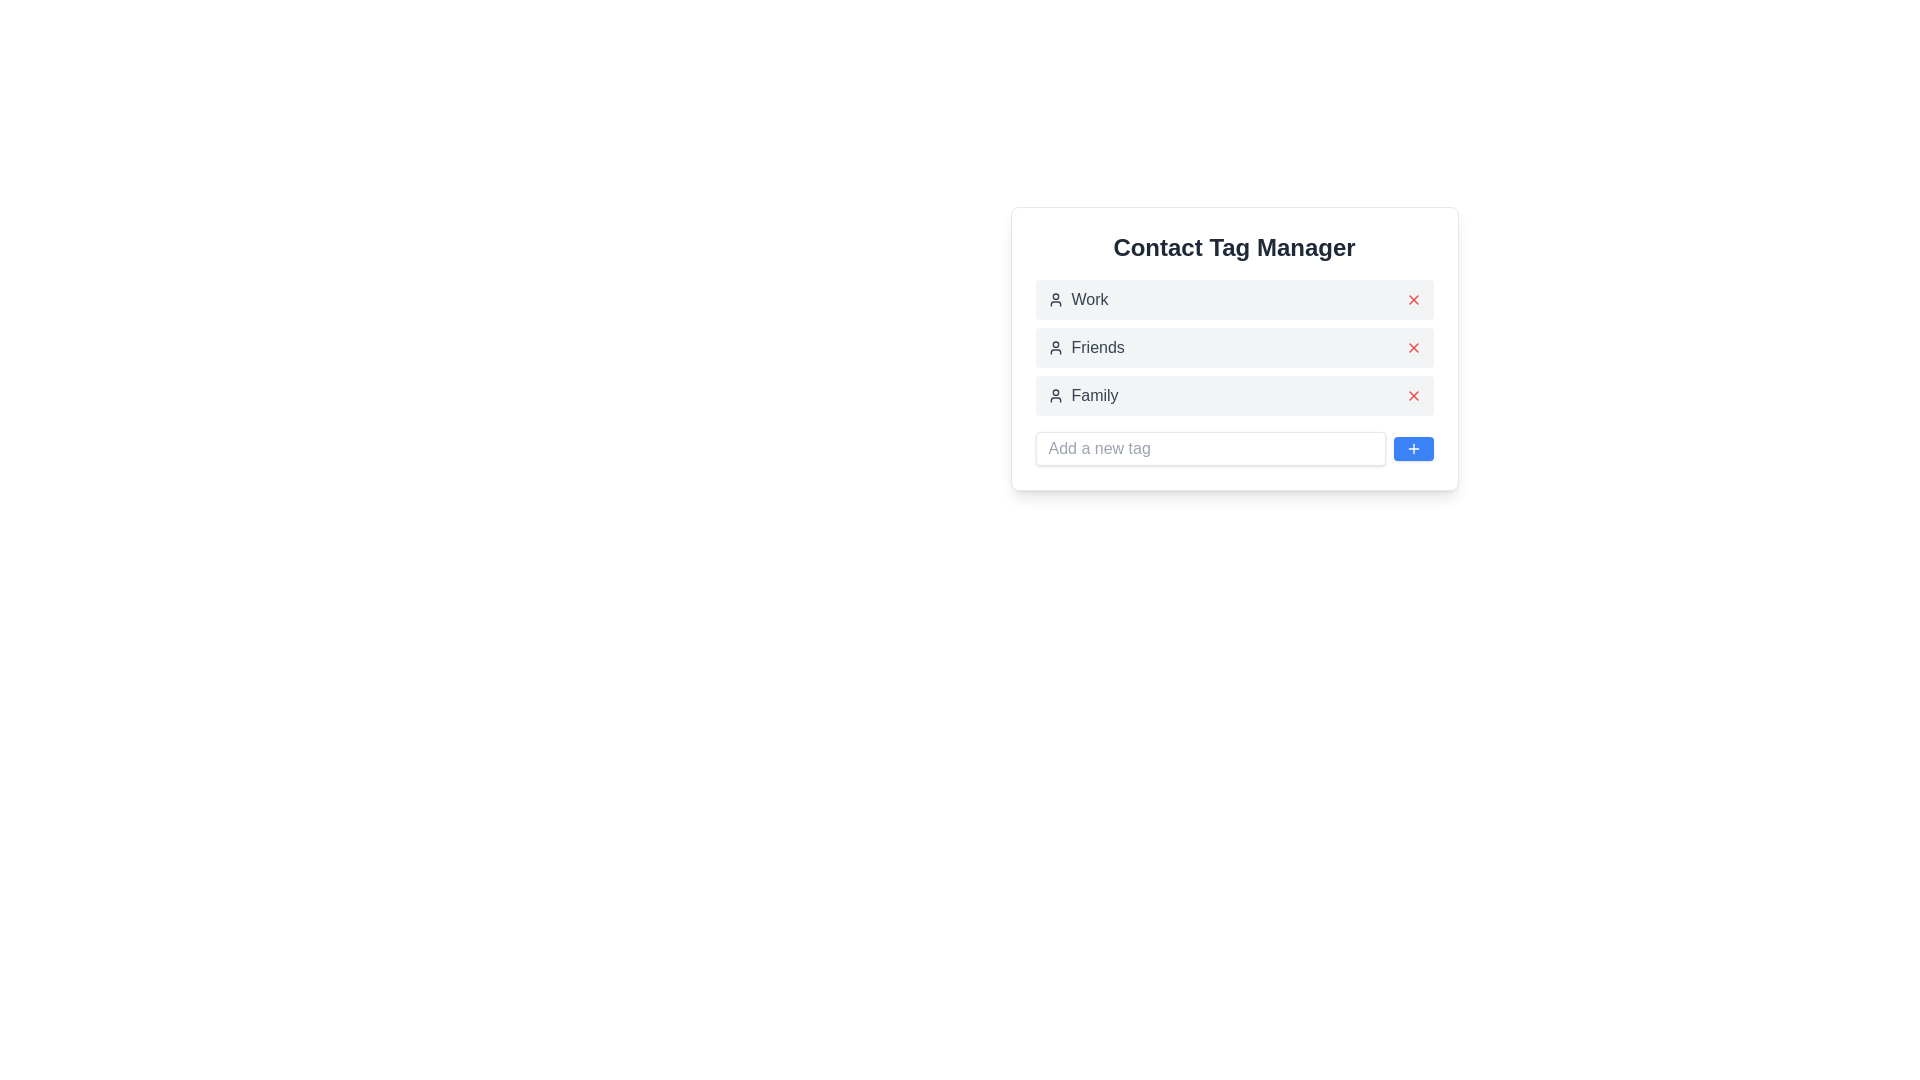 The height and width of the screenshot is (1080, 1920). Describe the element at coordinates (1412, 447) in the screenshot. I see `the blue button with a white plus sign icon located at the far right of the input field labeled 'Add a new tag'` at that location.